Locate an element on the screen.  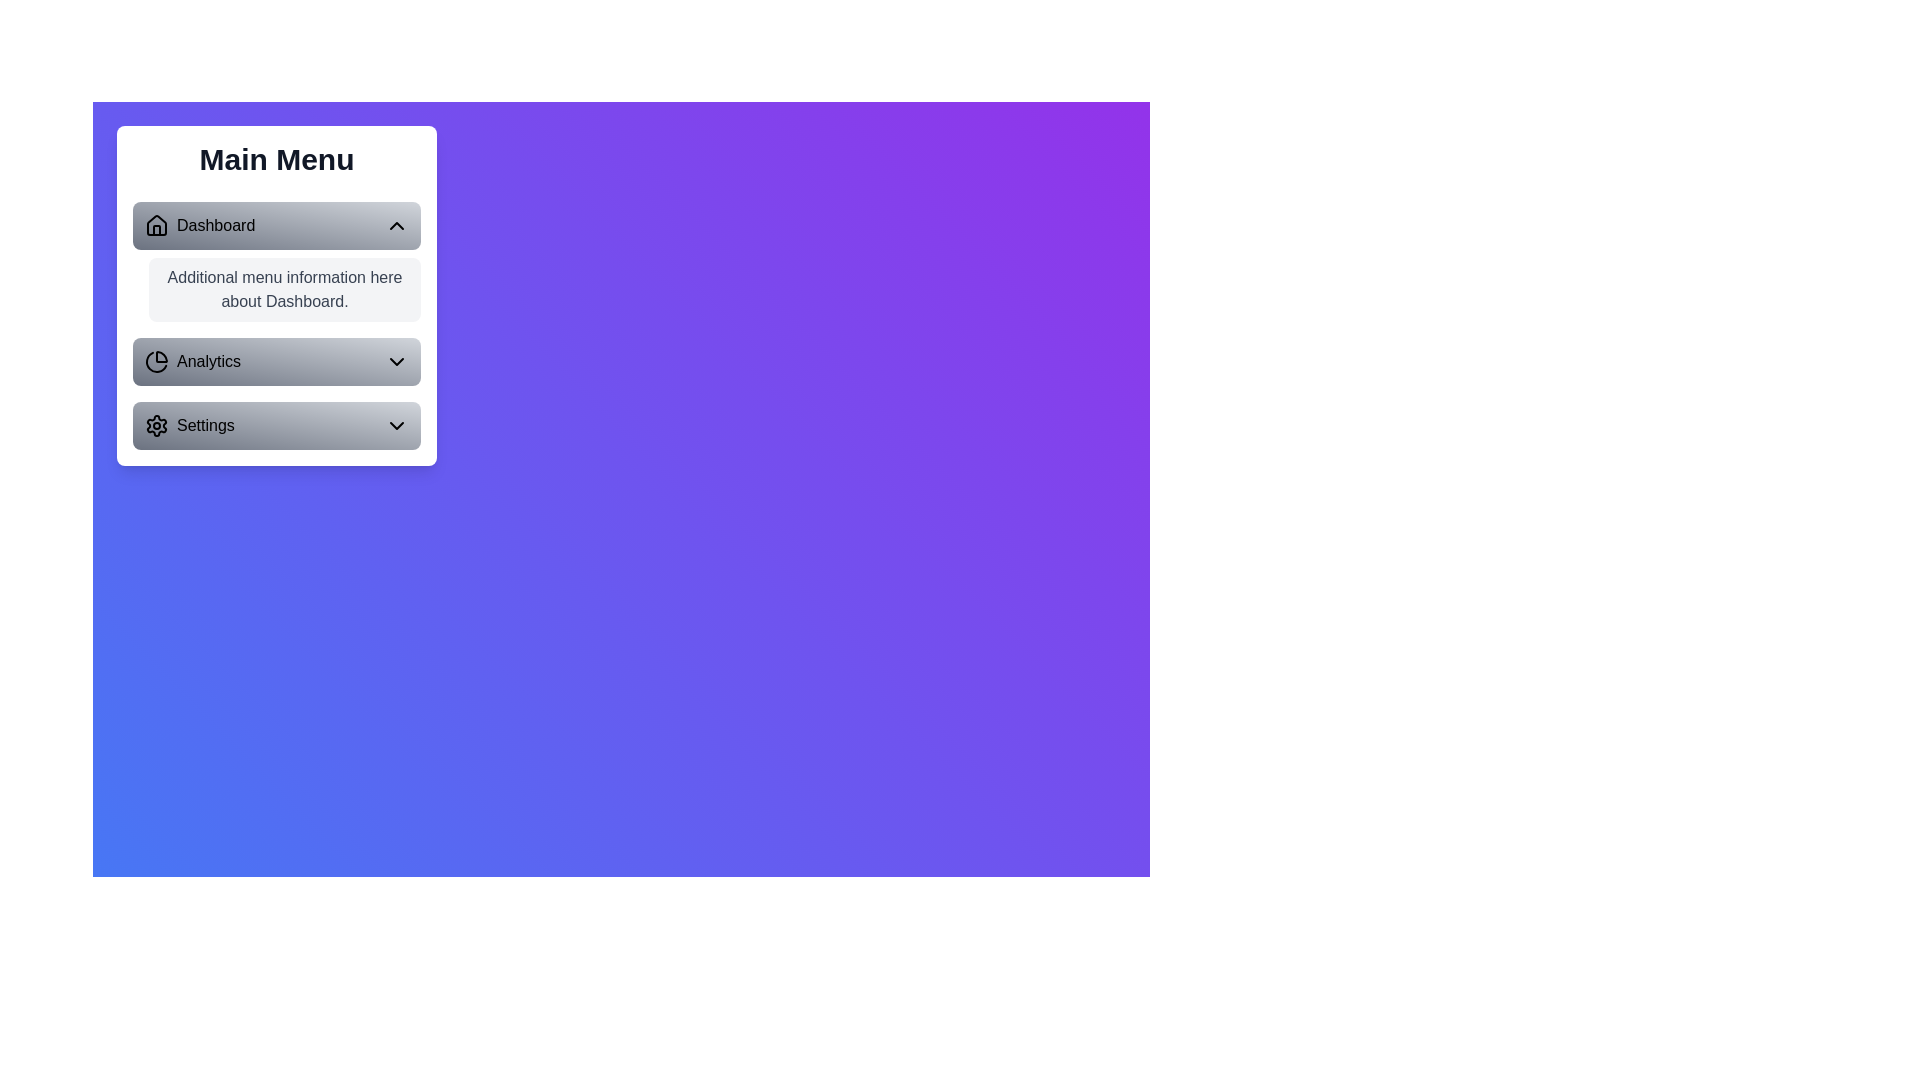
the gear icon located inside the 'Settings' menu option at the bottom of the main navigation menu is located at coordinates (156, 424).